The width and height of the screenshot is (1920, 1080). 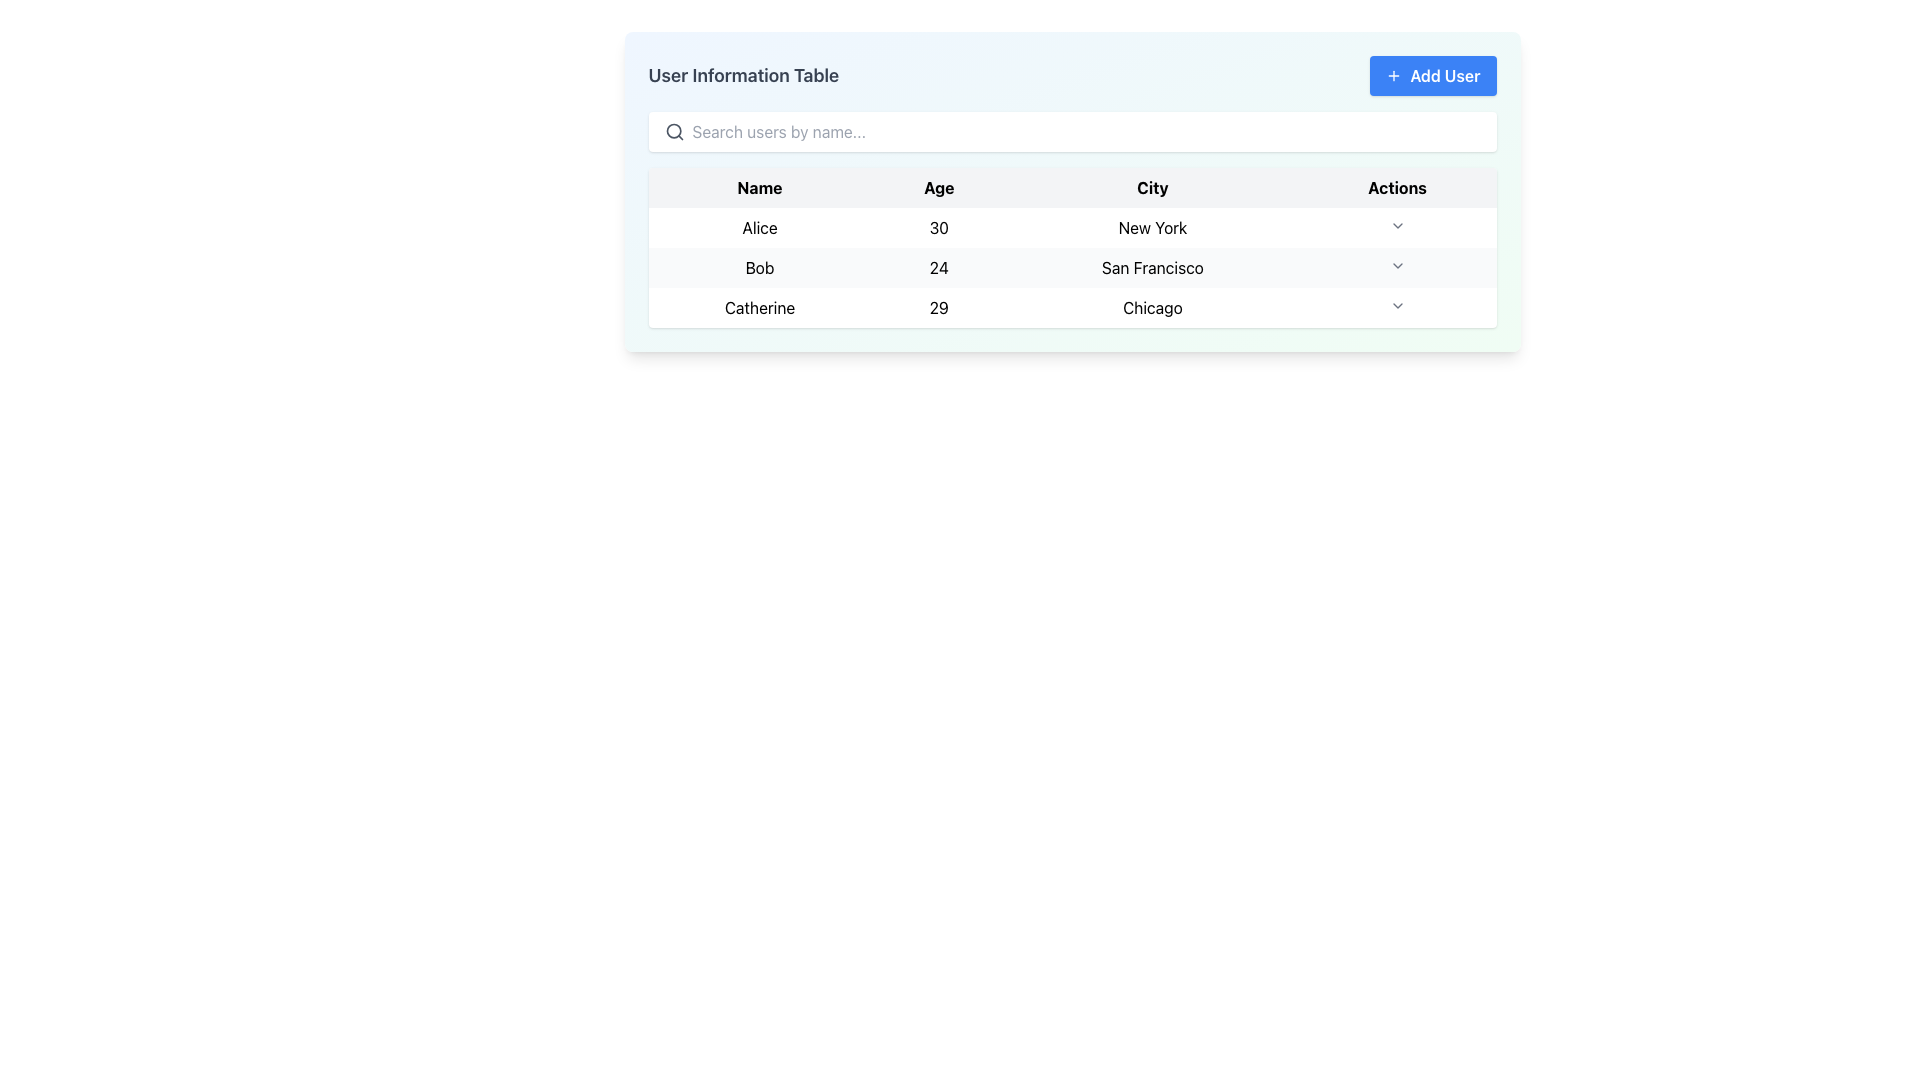 I want to click on the text element displaying the name 'Alice' in the user information table, located in the first visible row of the 'Name' column, so click(x=758, y=226).